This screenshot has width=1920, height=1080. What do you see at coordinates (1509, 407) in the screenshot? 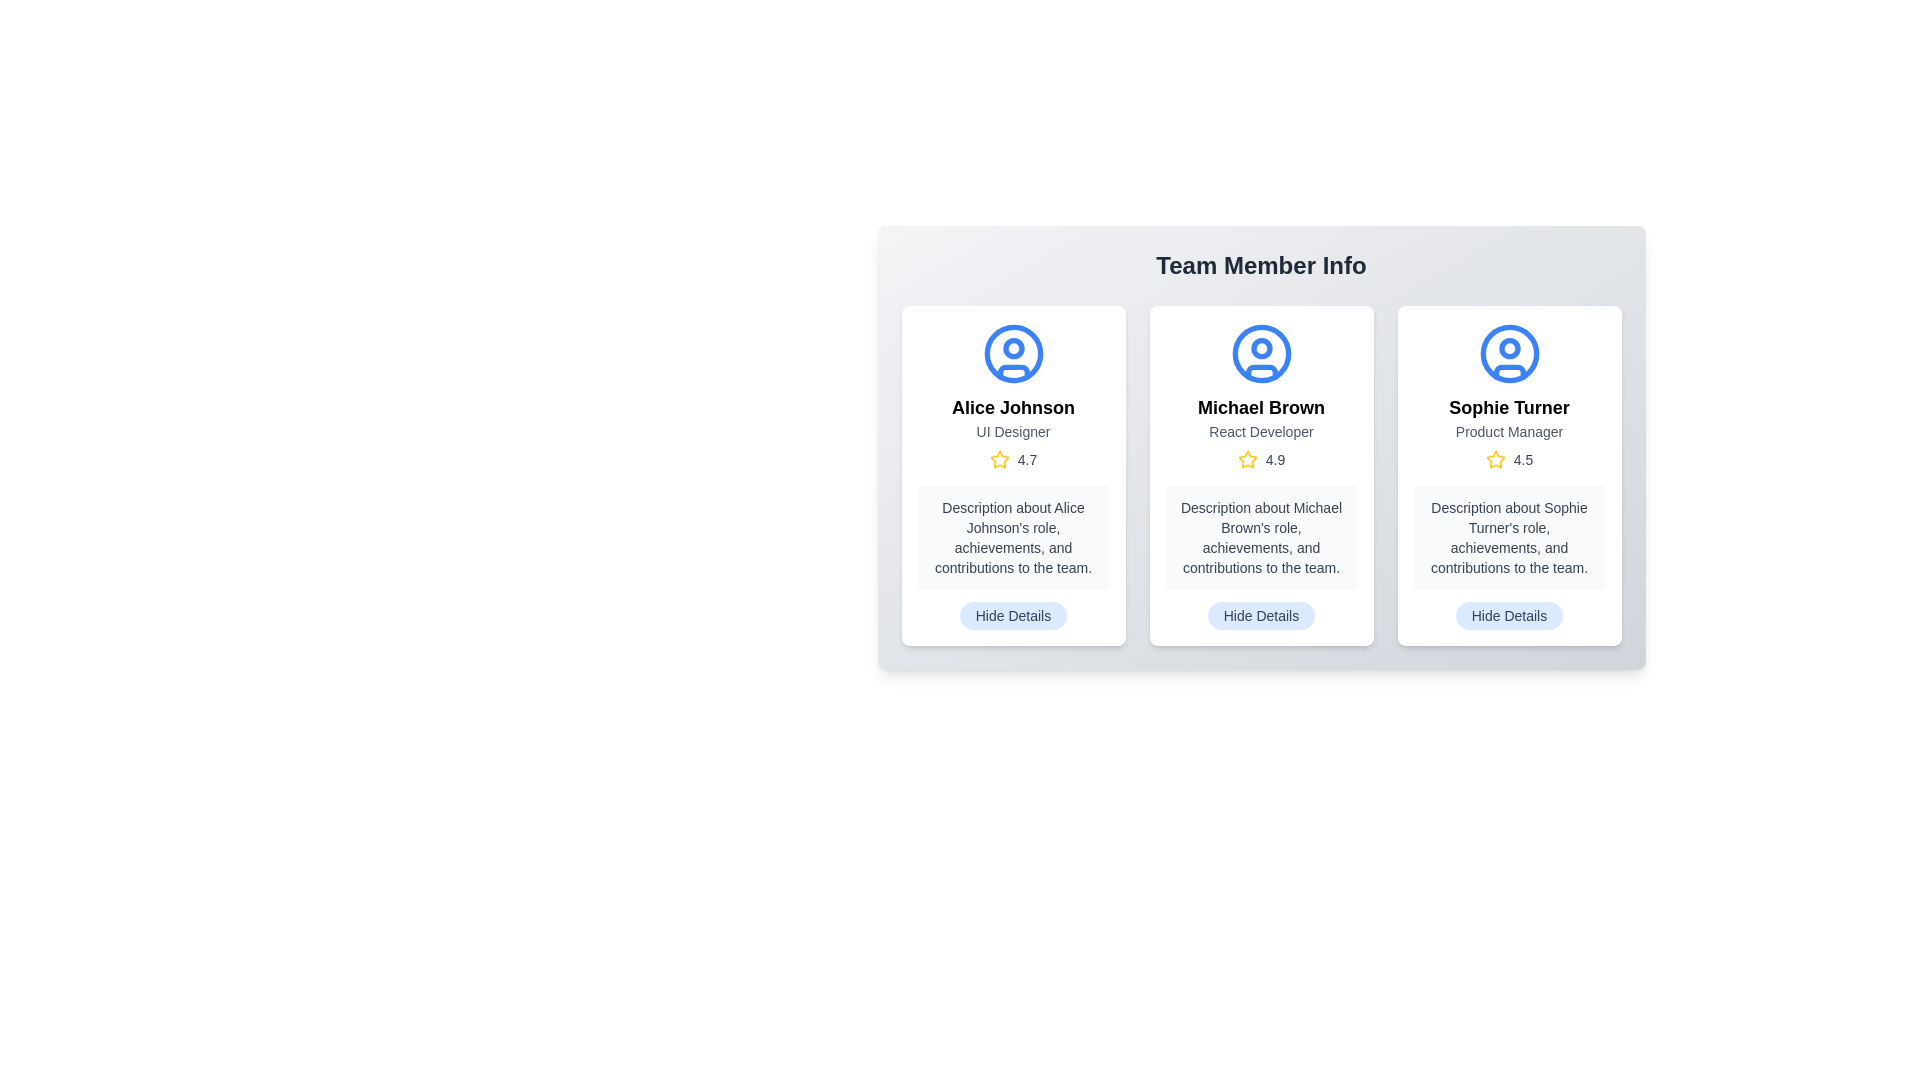
I see `the bold, black-text title reading 'Sophie Turner', which is the main heading in the rightmost card of a horizontally aligned list of three cards` at bounding box center [1509, 407].